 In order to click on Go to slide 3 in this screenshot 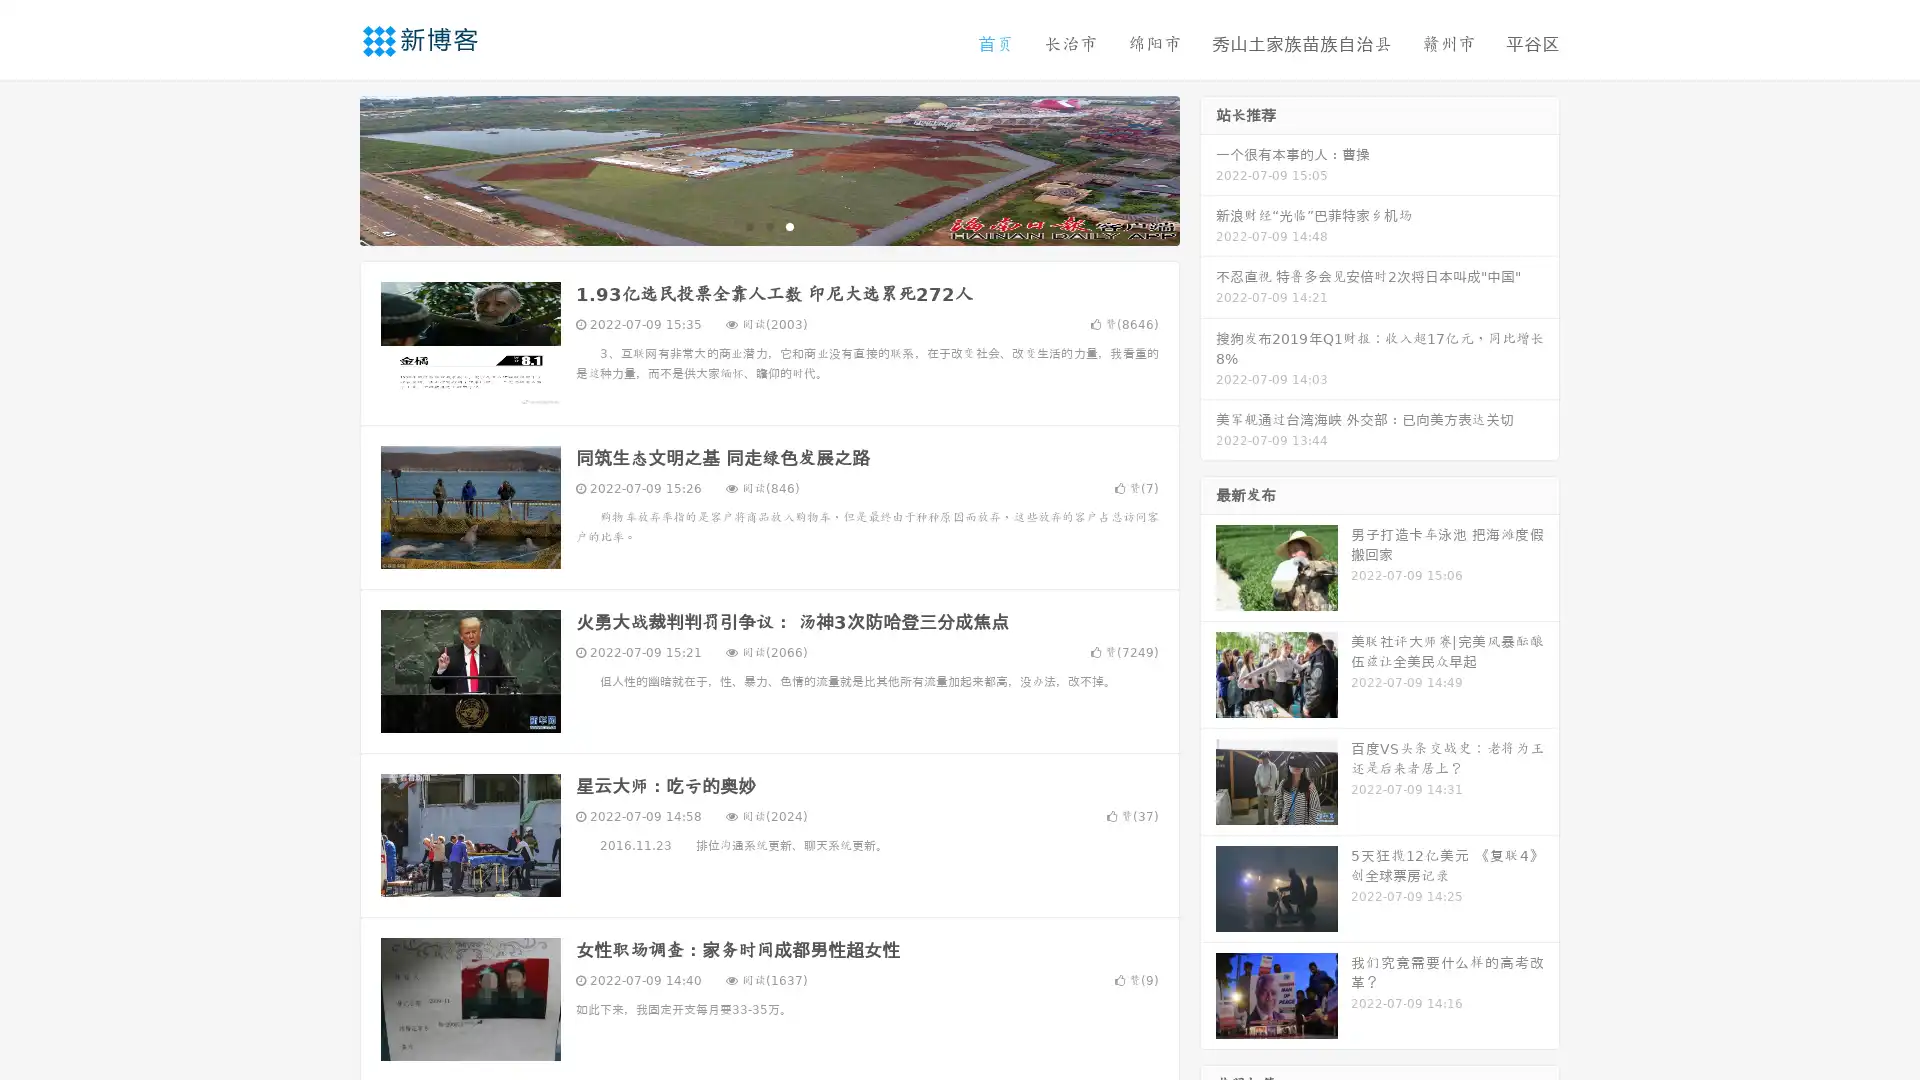, I will do `click(789, 225)`.